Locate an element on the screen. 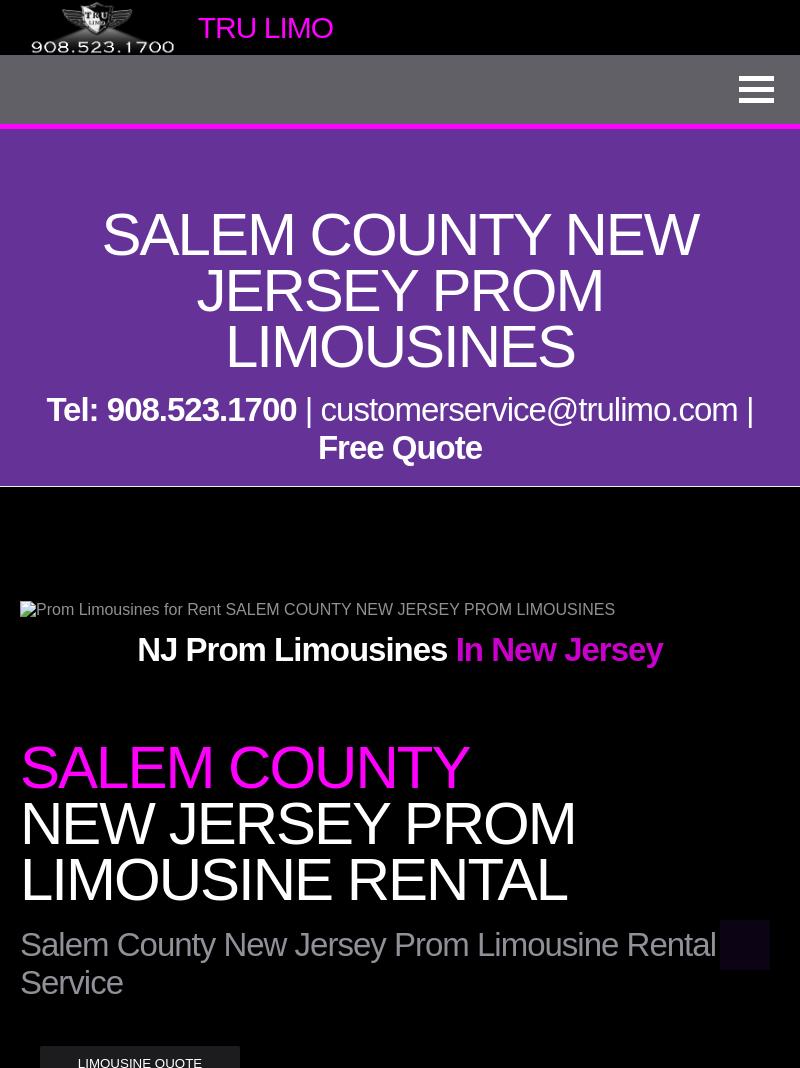 The image size is (800, 1068). 'Salem County New Jersey Prom Limousines' is located at coordinates (398, 289).